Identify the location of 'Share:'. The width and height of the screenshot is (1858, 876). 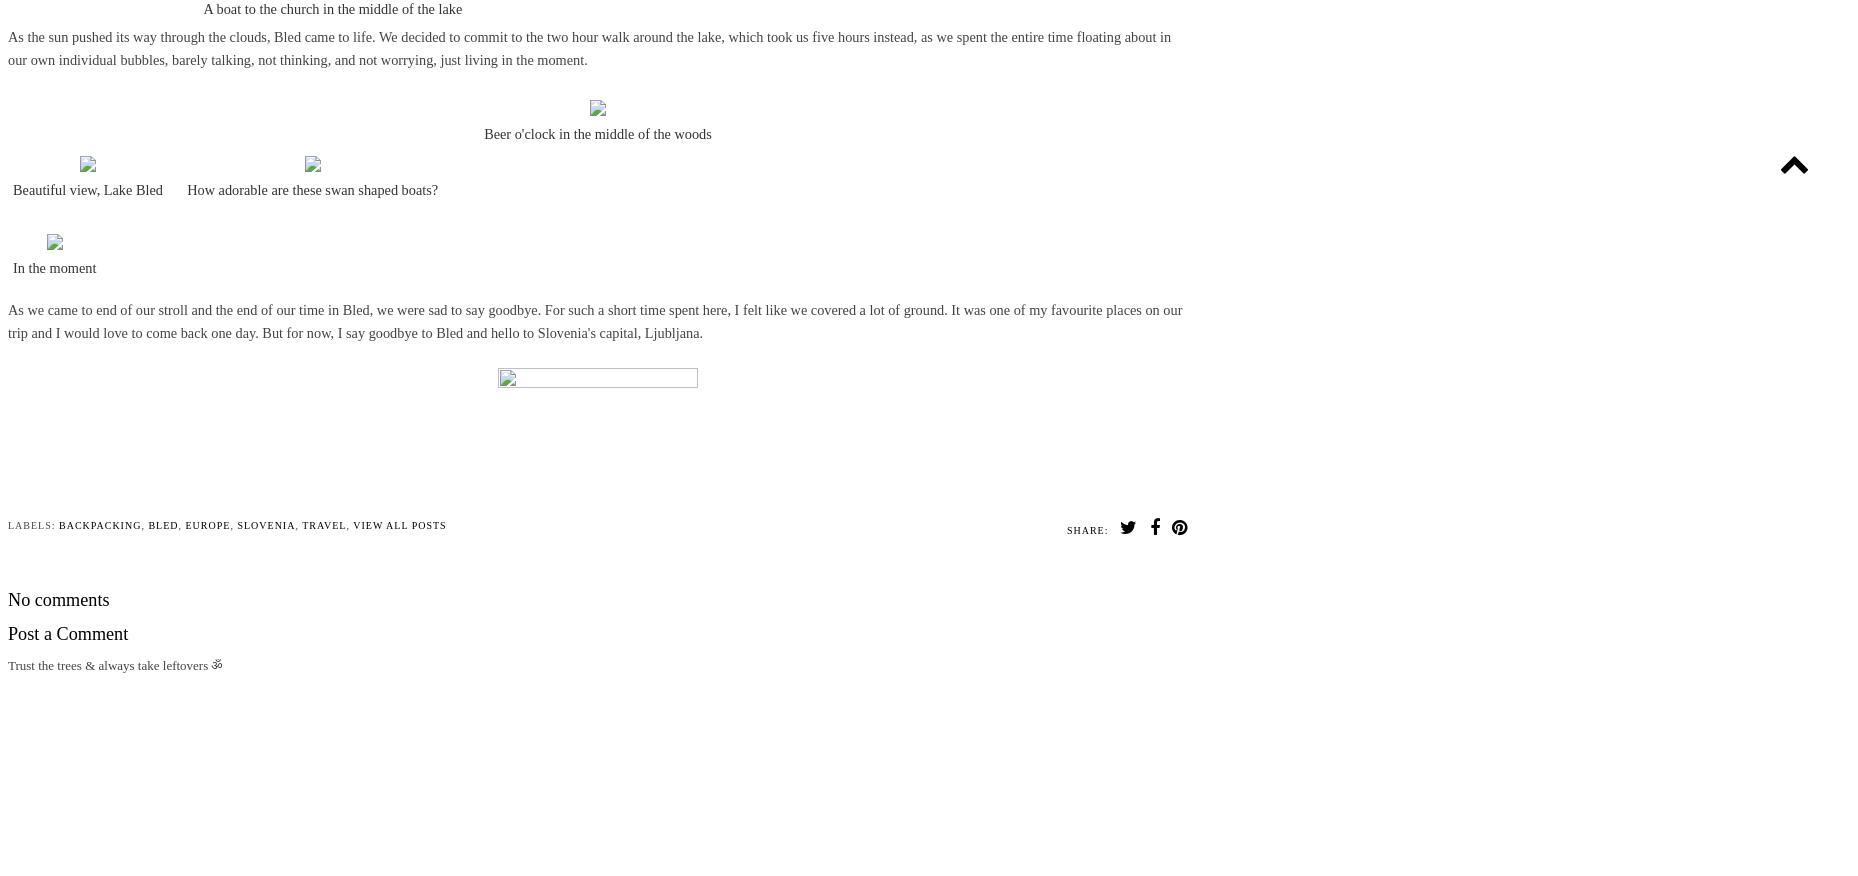
(1086, 529).